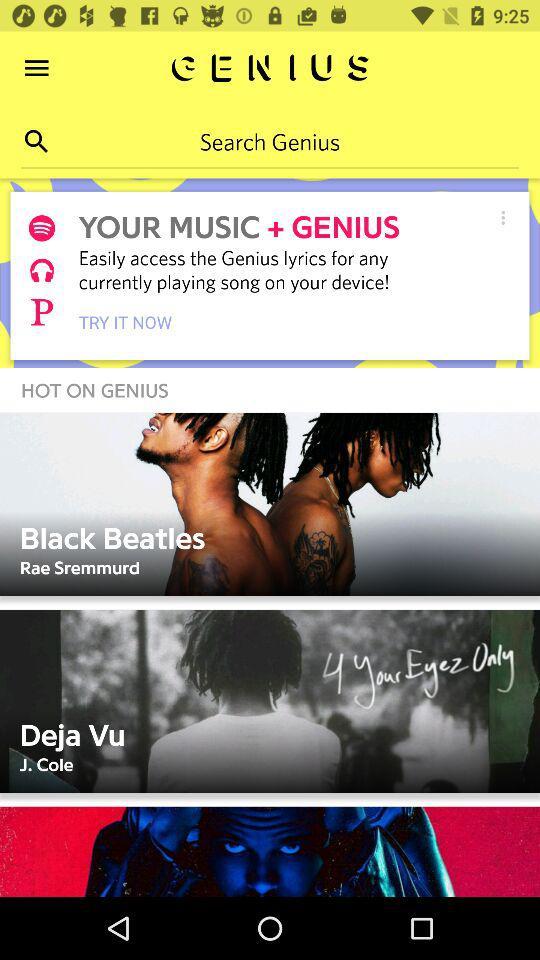 Image resolution: width=540 pixels, height=960 pixels. What do you see at coordinates (36, 140) in the screenshot?
I see `search the app` at bounding box center [36, 140].